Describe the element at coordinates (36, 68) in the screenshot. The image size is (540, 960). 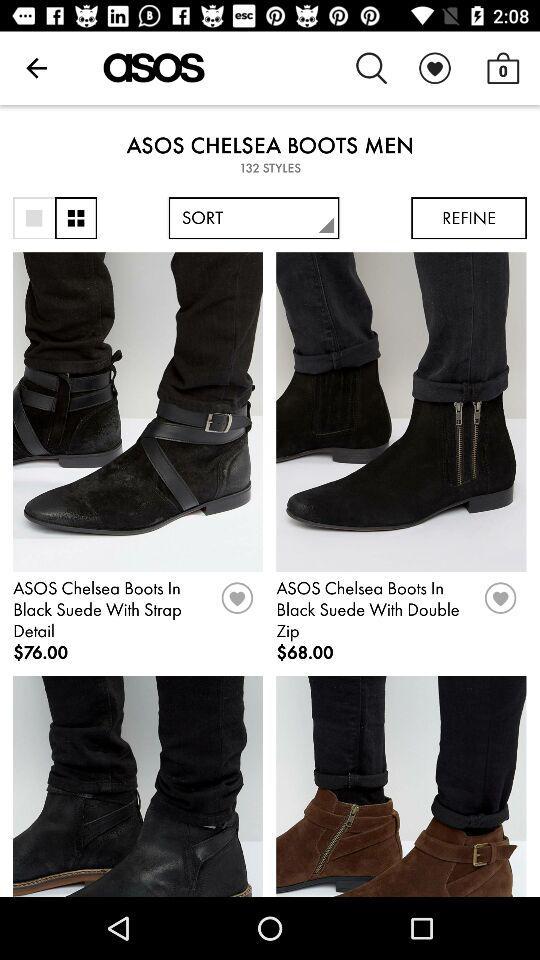
I see `the icon above asos chelsea boots icon` at that location.